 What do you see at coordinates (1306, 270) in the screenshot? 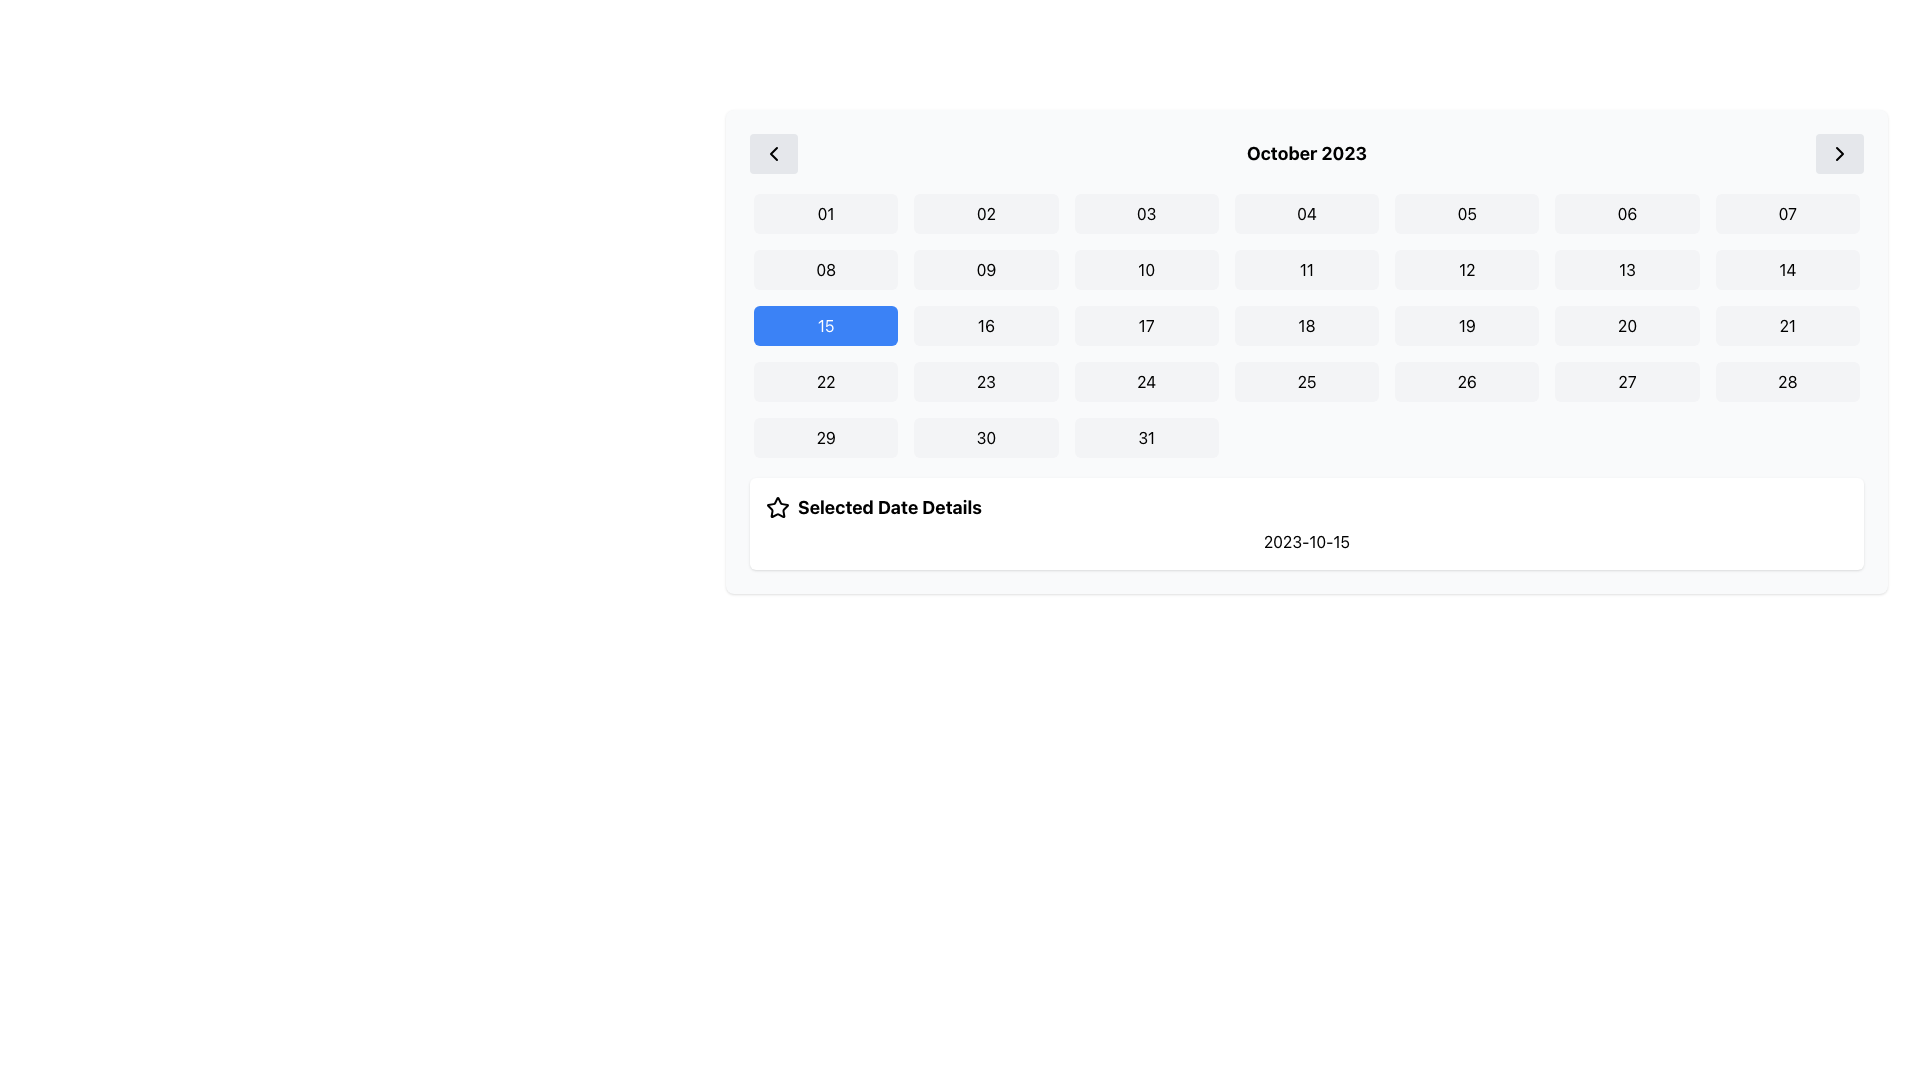
I see `the button labeled '11' in the second row, fourth column of the calendar grid for keyboard selection` at bounding box center [1306, 270].